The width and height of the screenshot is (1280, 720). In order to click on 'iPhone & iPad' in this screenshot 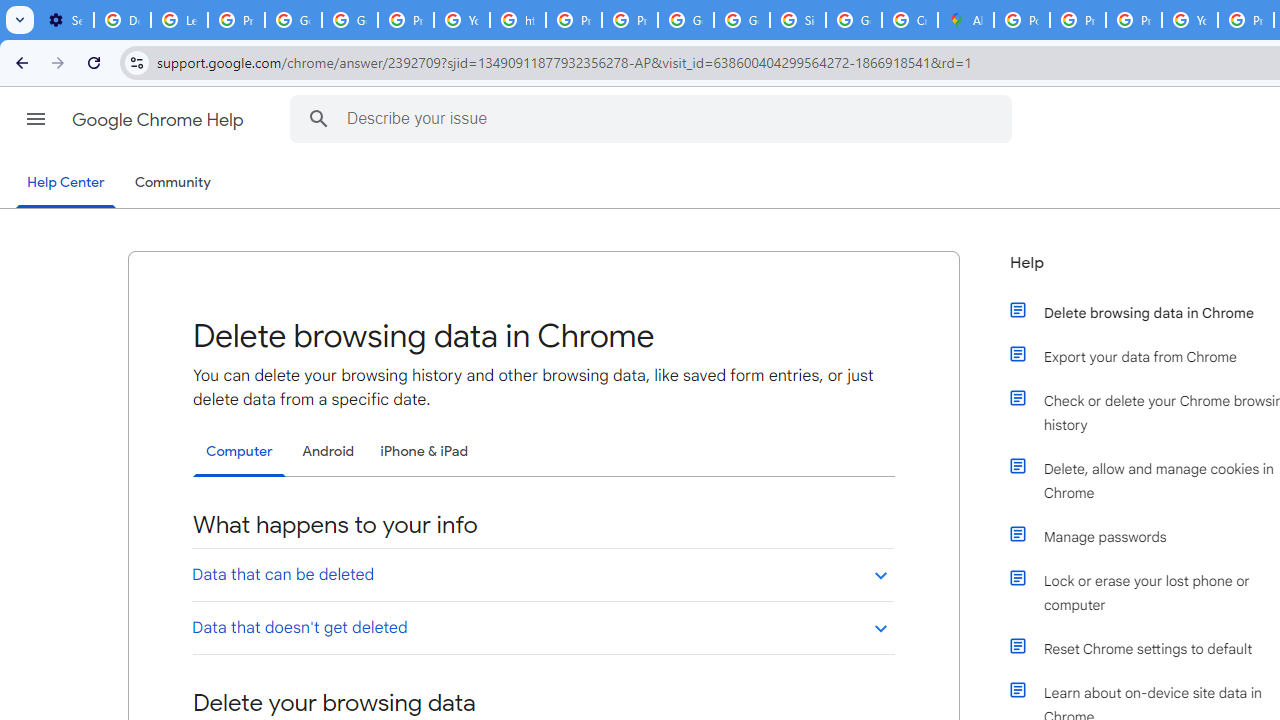, I will do `click(423, 451)`.